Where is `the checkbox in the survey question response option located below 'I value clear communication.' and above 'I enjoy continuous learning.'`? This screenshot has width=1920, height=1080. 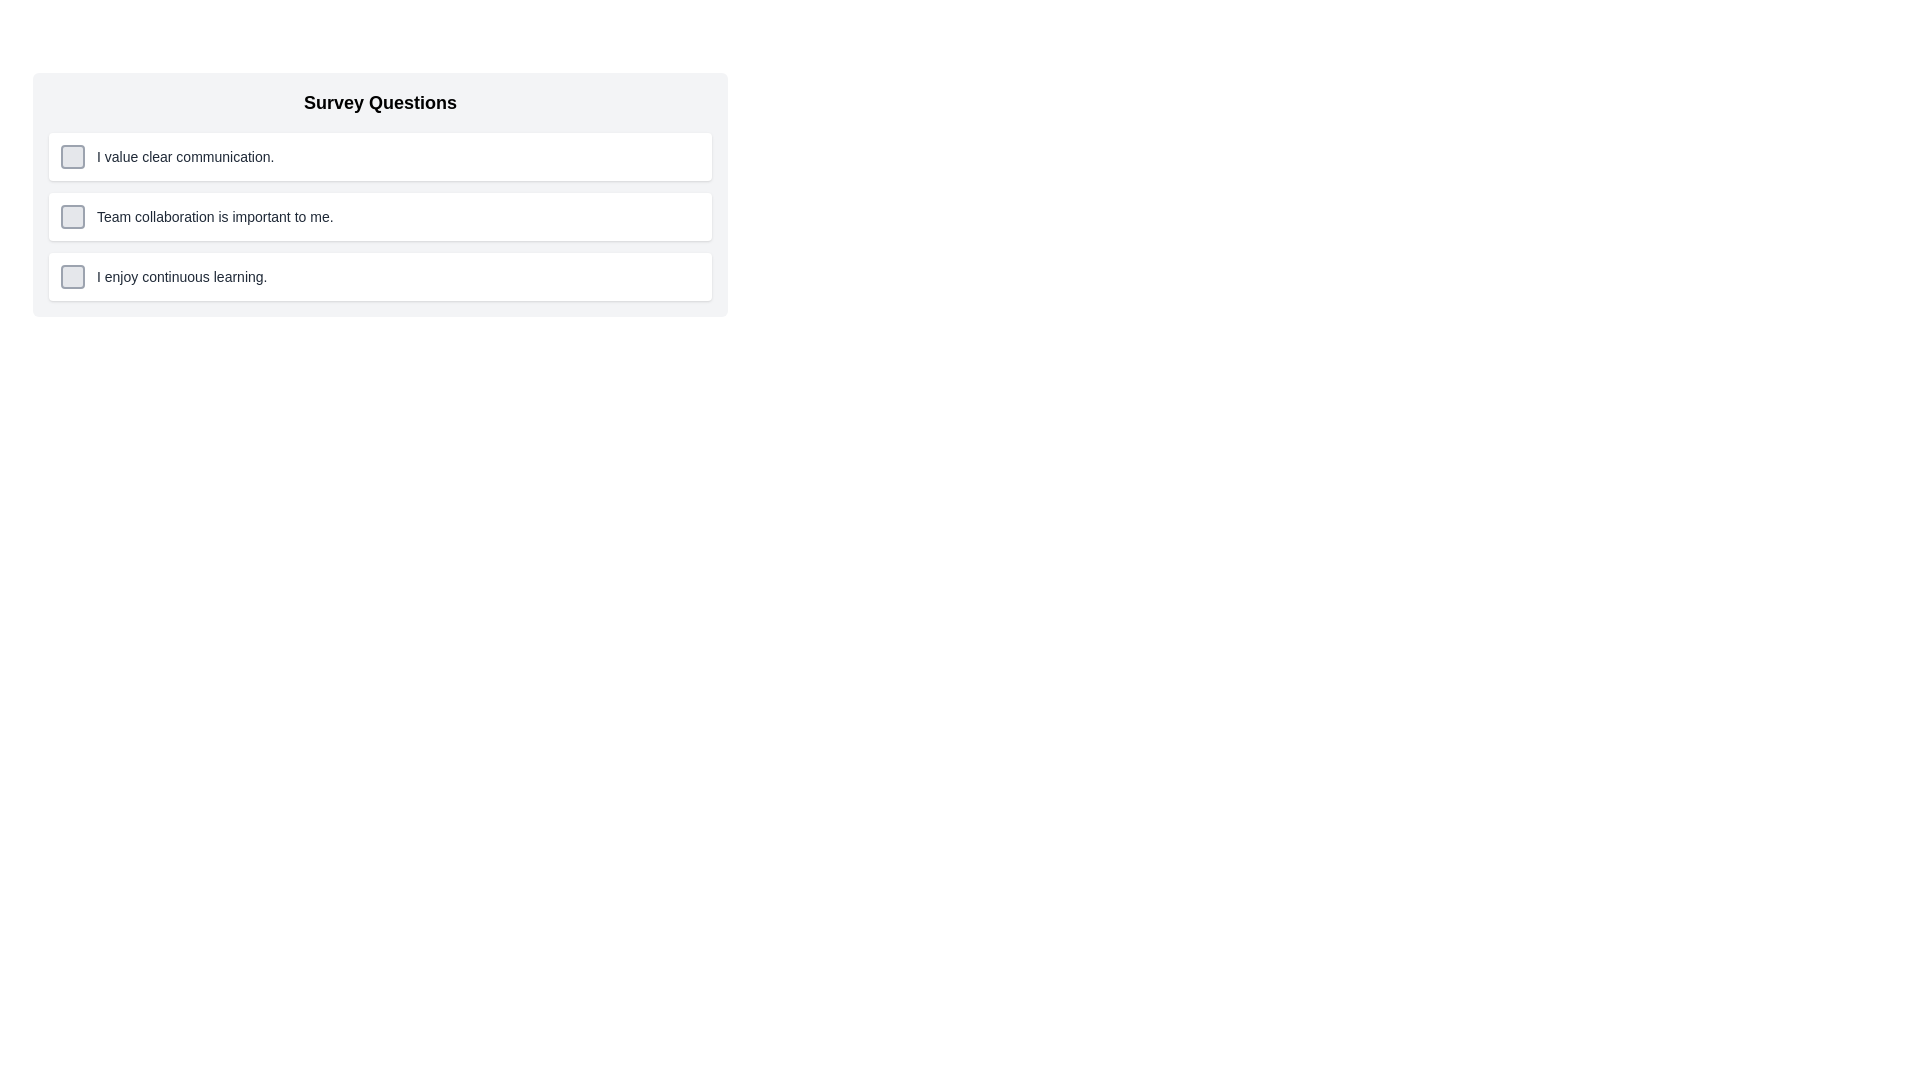
the checkbox in the survey question response option located below 'I value clear communication.' and above 'I enjoy continuous learning.' is located at coordinates (380, 216).